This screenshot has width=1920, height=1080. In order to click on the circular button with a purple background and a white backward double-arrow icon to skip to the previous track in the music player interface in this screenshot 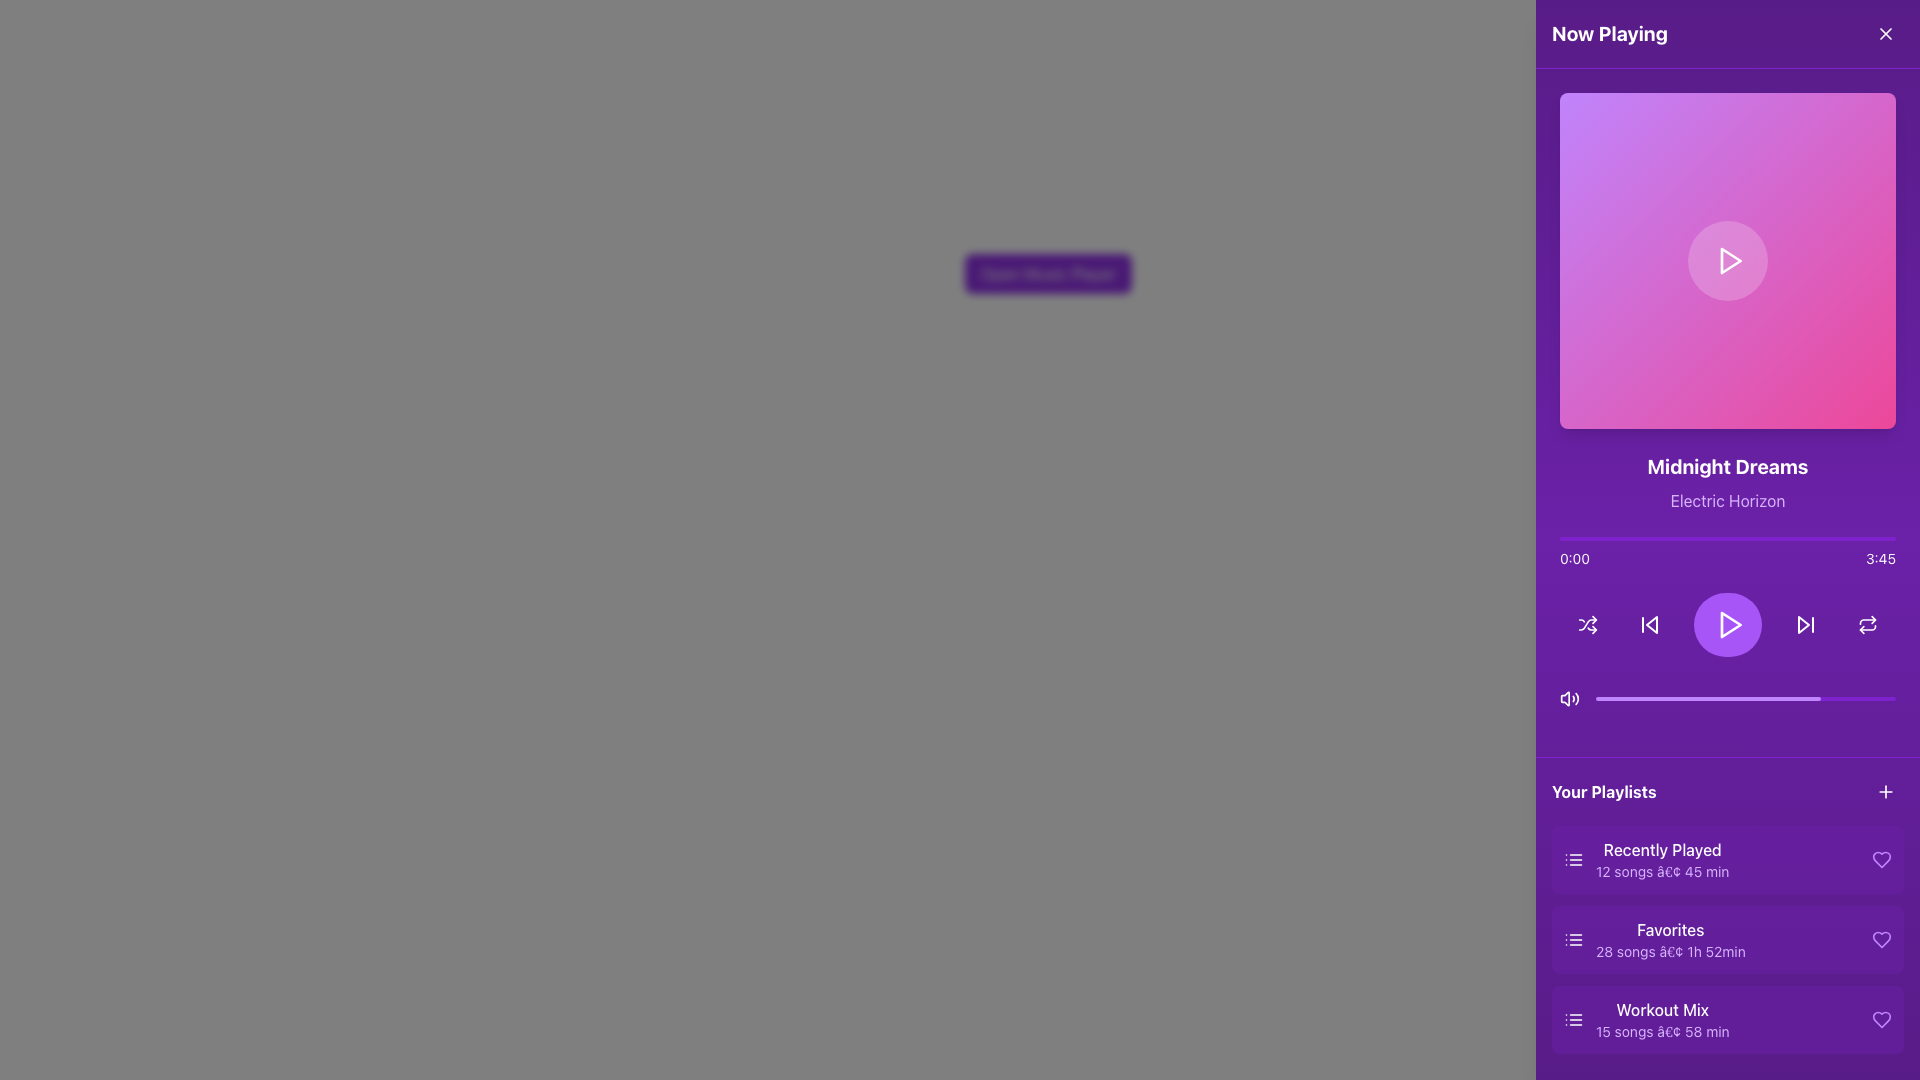, I will do `click(1650, 623)`.